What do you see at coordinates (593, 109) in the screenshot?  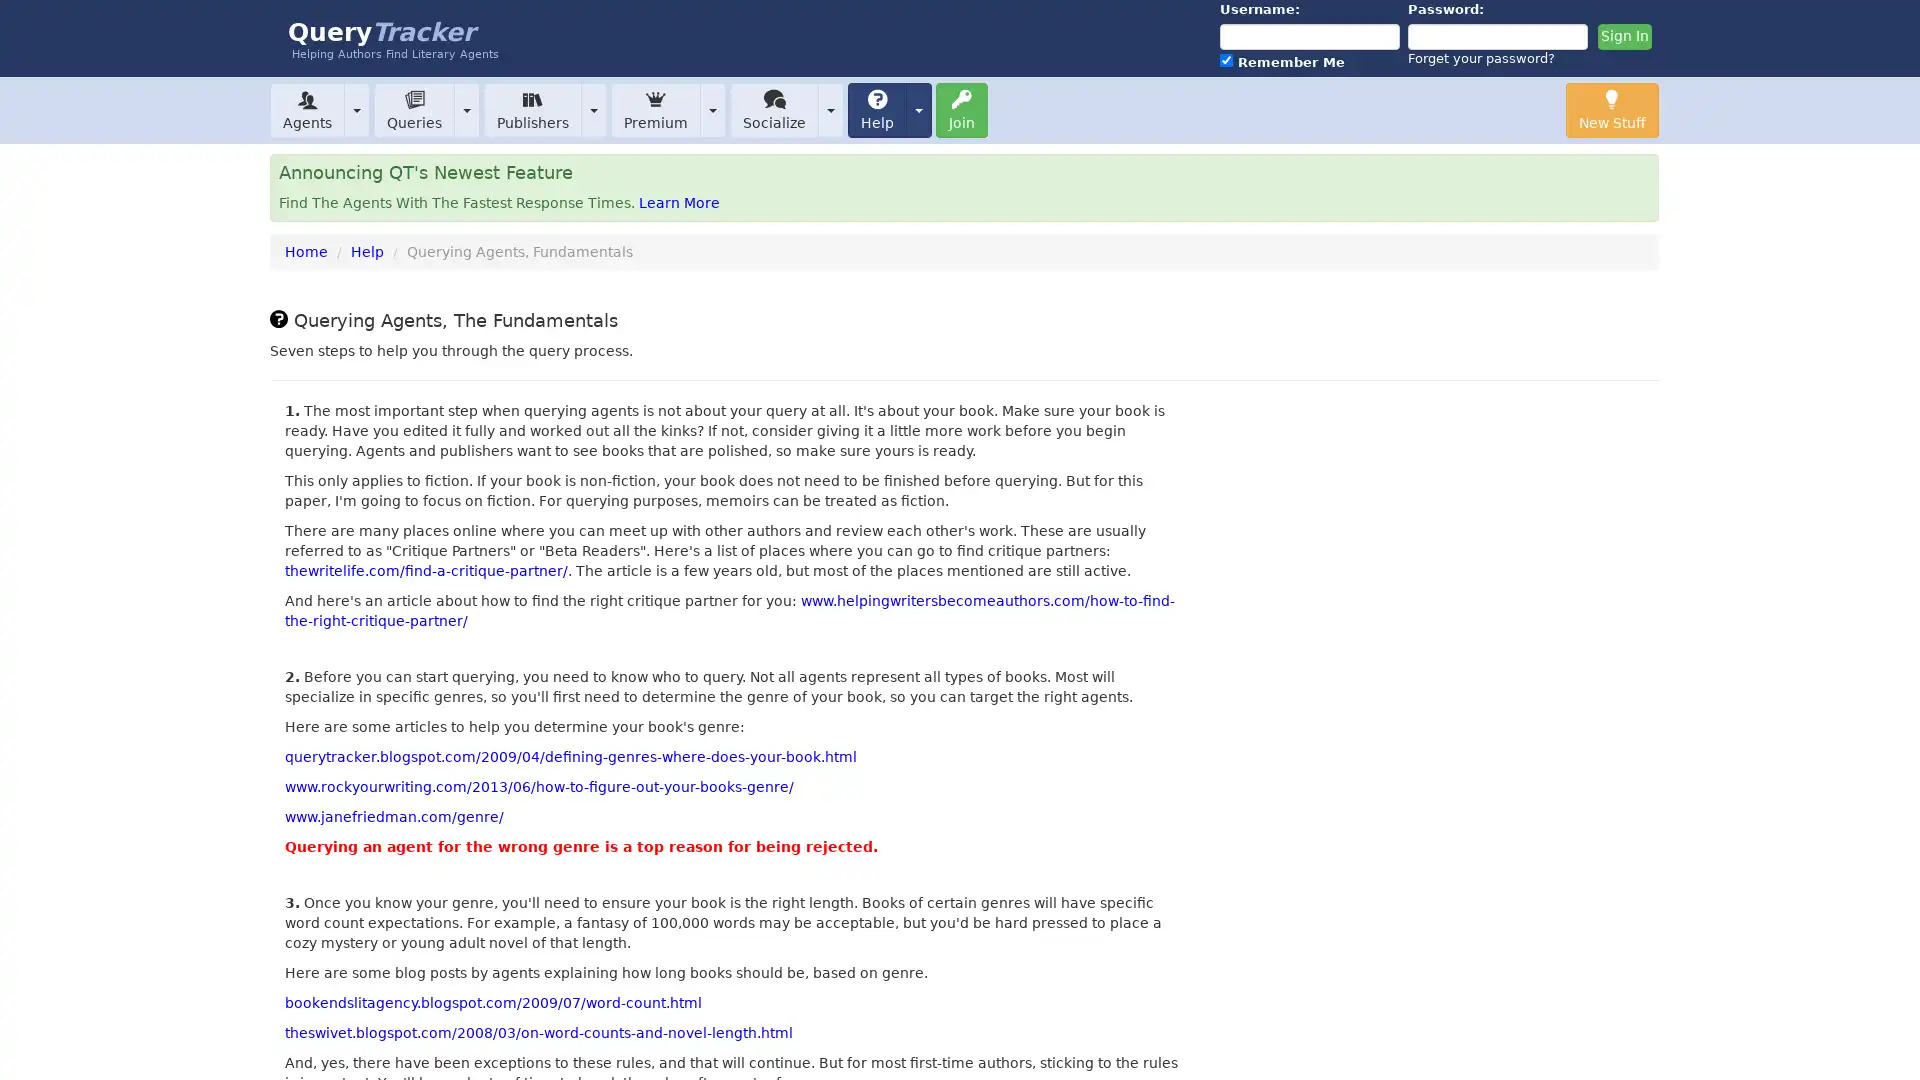 I see `Toggle Dropdown` at bounding box center [593, 109].